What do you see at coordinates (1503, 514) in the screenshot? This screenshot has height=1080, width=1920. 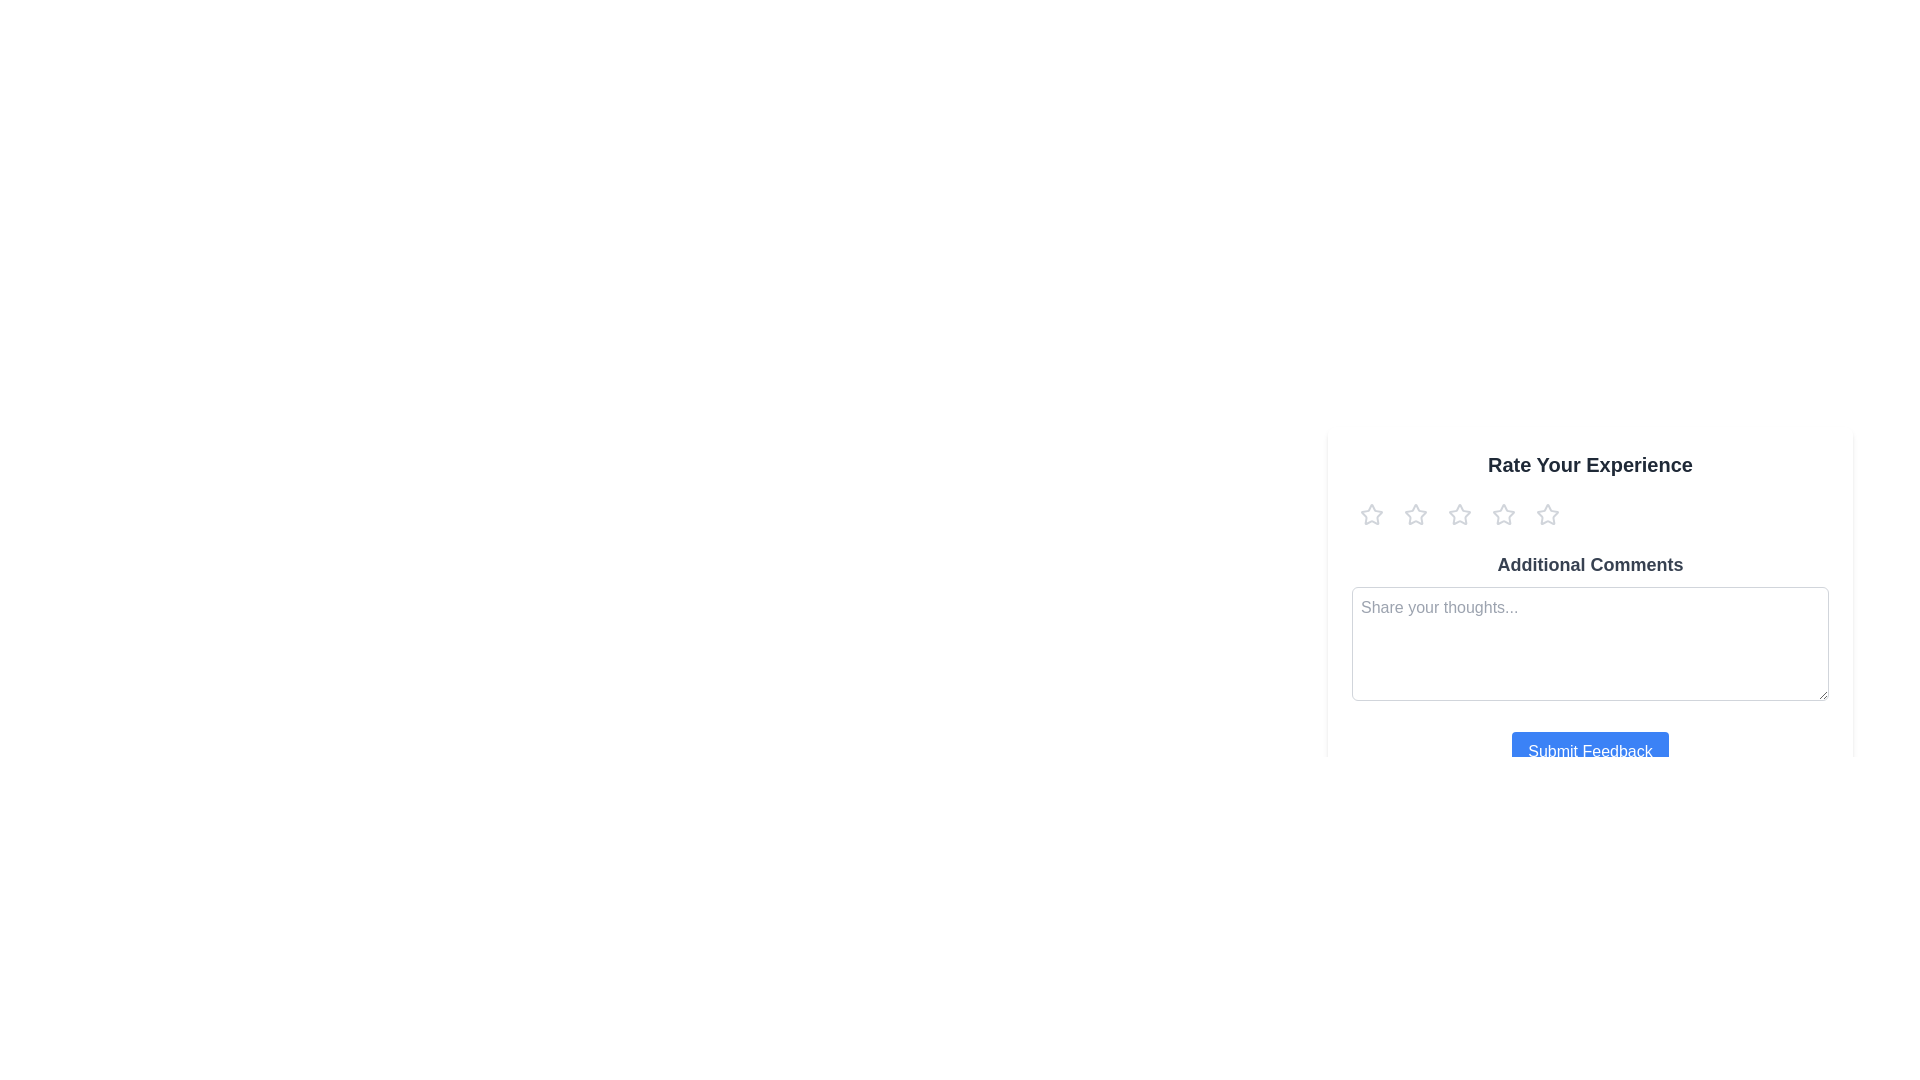 I see `the third star in the rating system, located under the title 'Rate Your Experience'` at bounding box center [1503, 514].